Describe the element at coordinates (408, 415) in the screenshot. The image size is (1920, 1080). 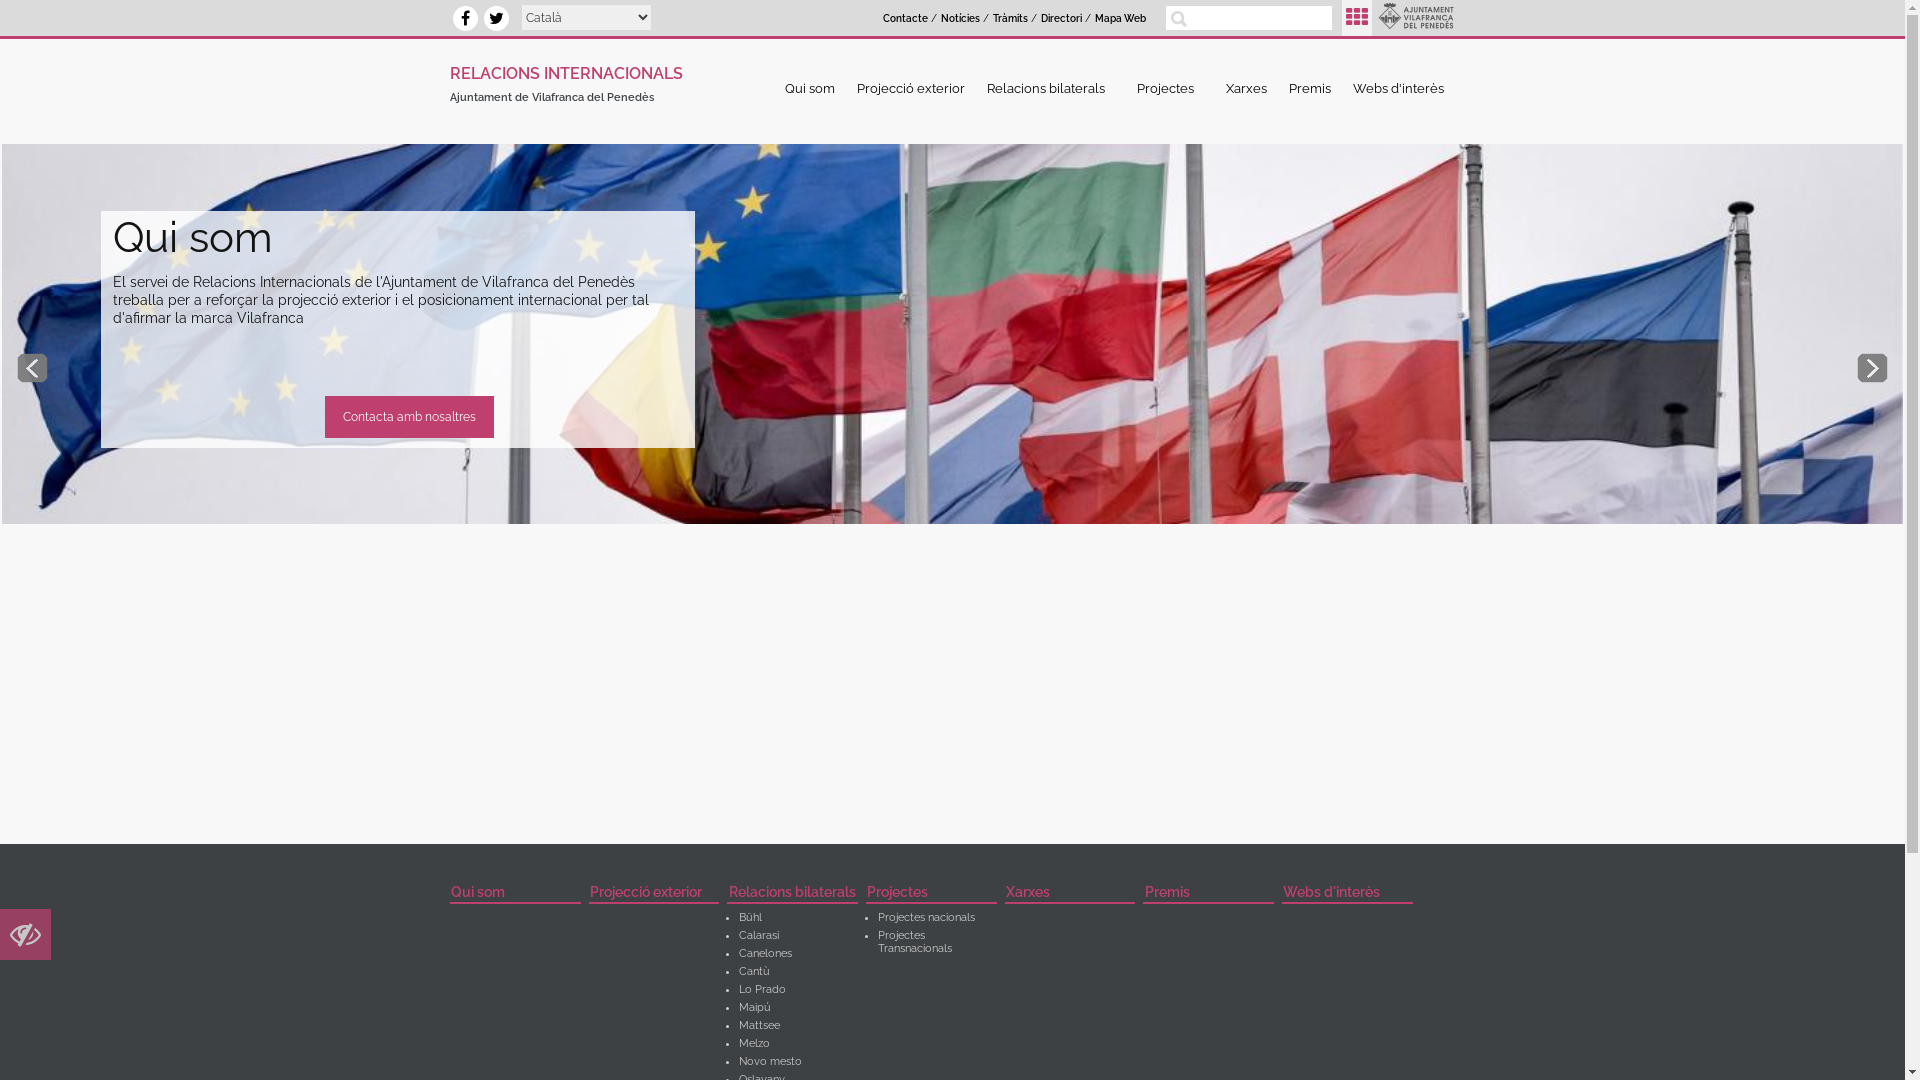
I see `'Contacta amb nosaltres'` at that location.